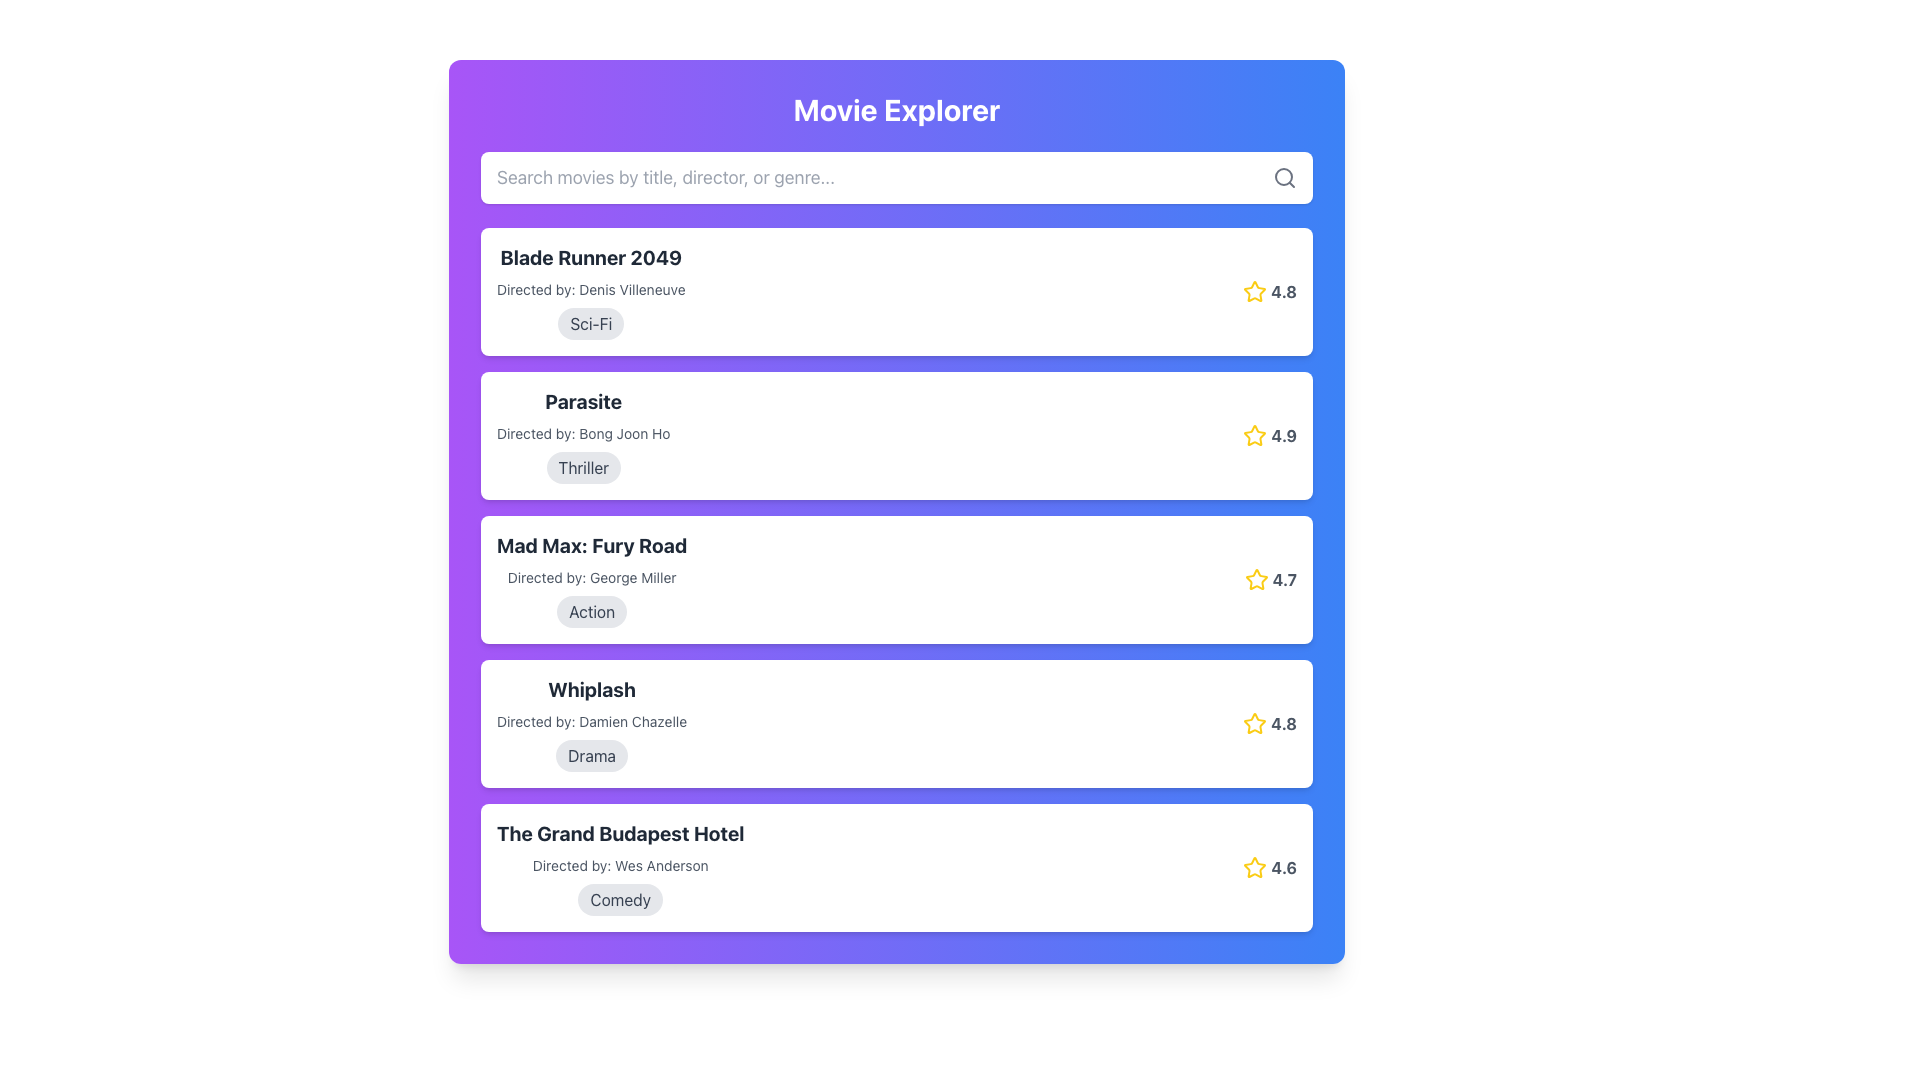 The width and height of the screenshot is (1920, 1080). I want to click on the text element displaying 'Whiplash' in large bold dark gray font, so click(591, 689).